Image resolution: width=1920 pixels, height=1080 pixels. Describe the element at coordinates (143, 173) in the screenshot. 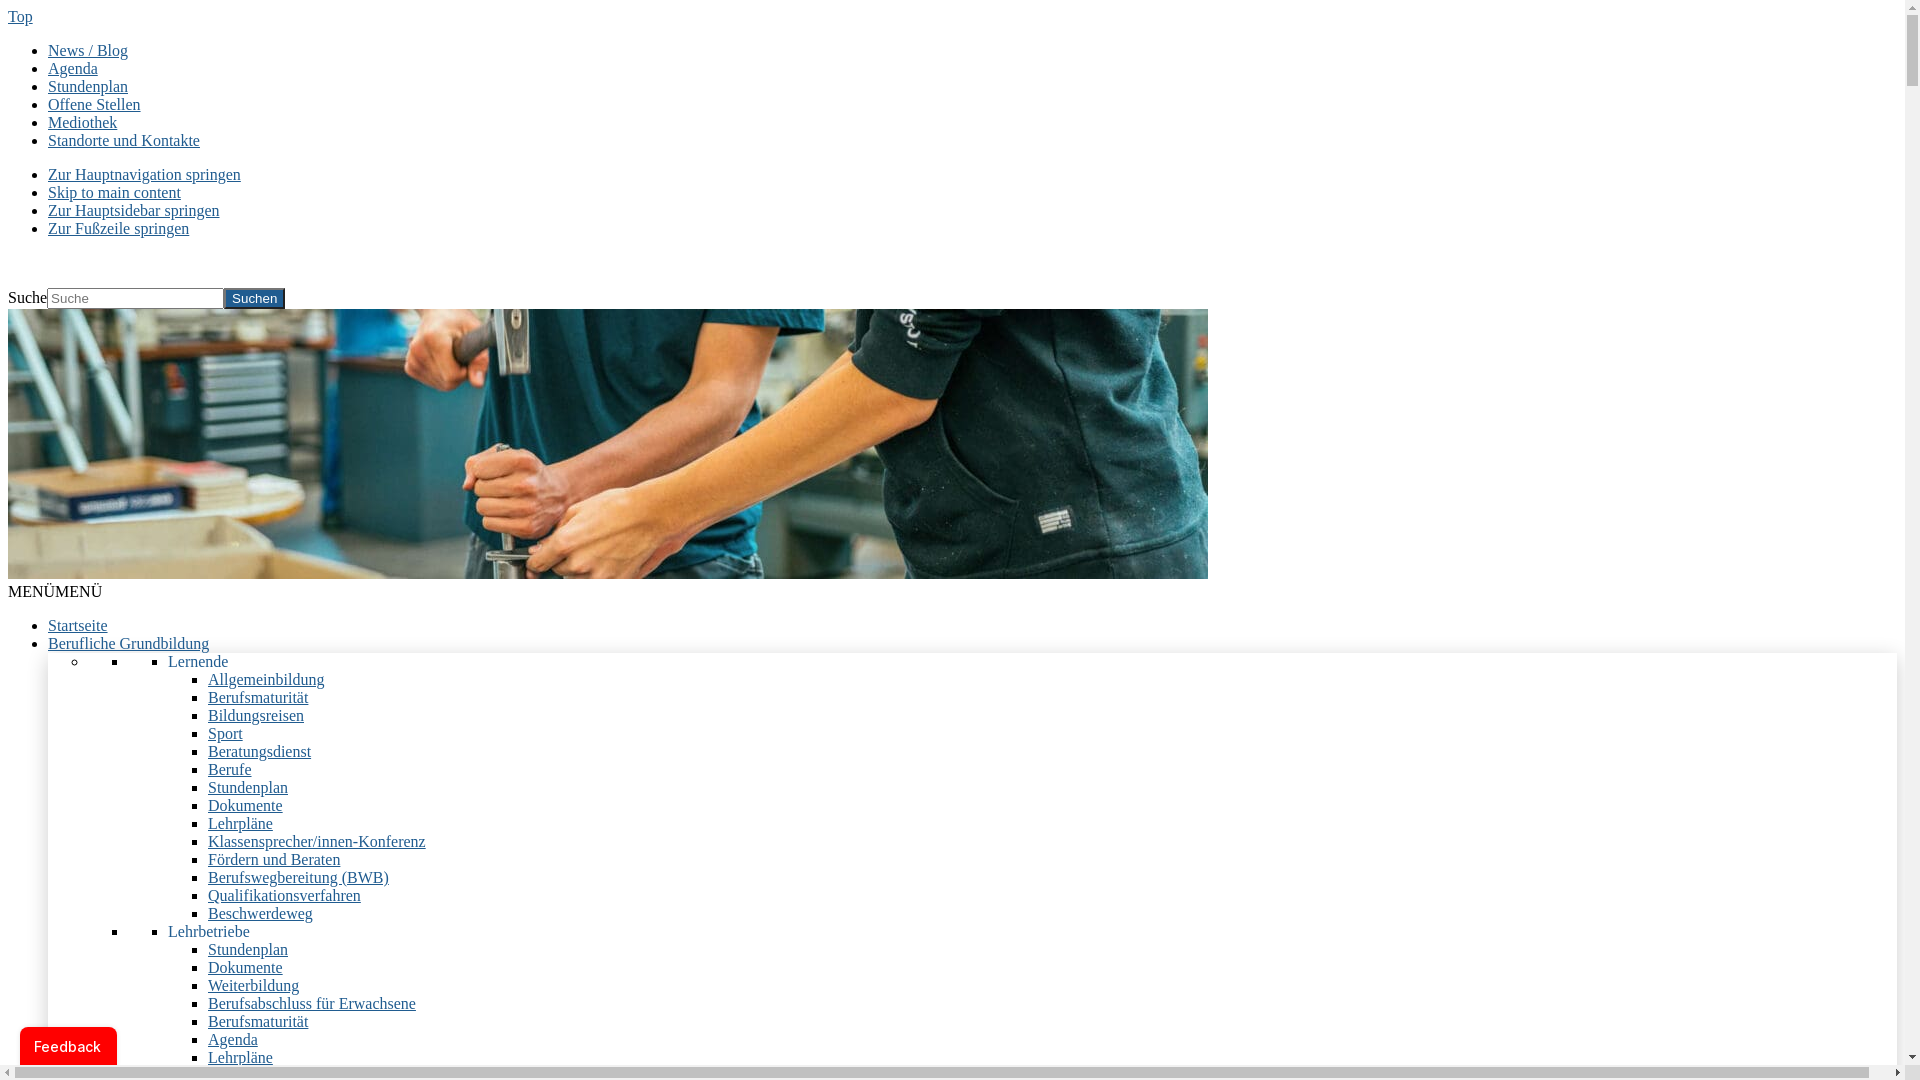

I see `'Zur Hauptnavigation springen'` at that location.